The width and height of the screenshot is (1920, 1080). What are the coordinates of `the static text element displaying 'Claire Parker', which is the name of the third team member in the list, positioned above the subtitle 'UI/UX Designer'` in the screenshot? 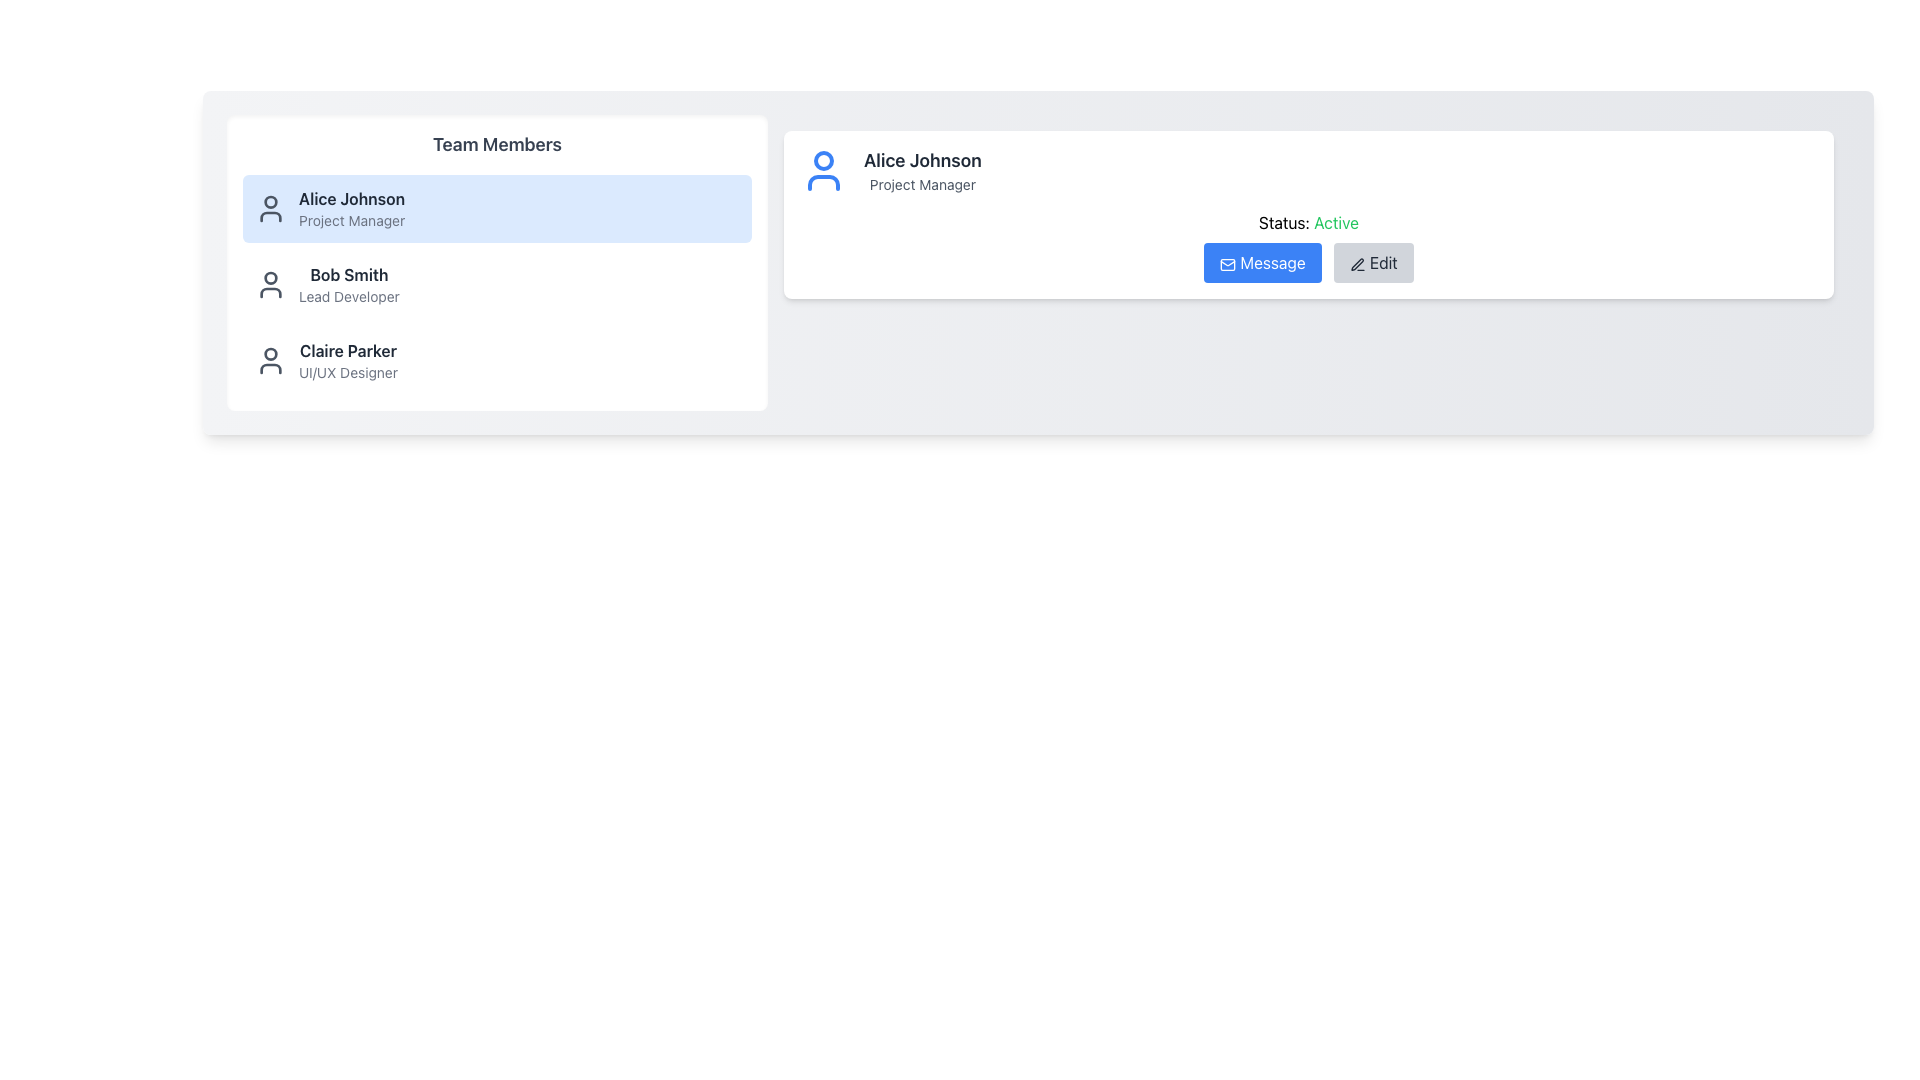 It's located at (348, 350).